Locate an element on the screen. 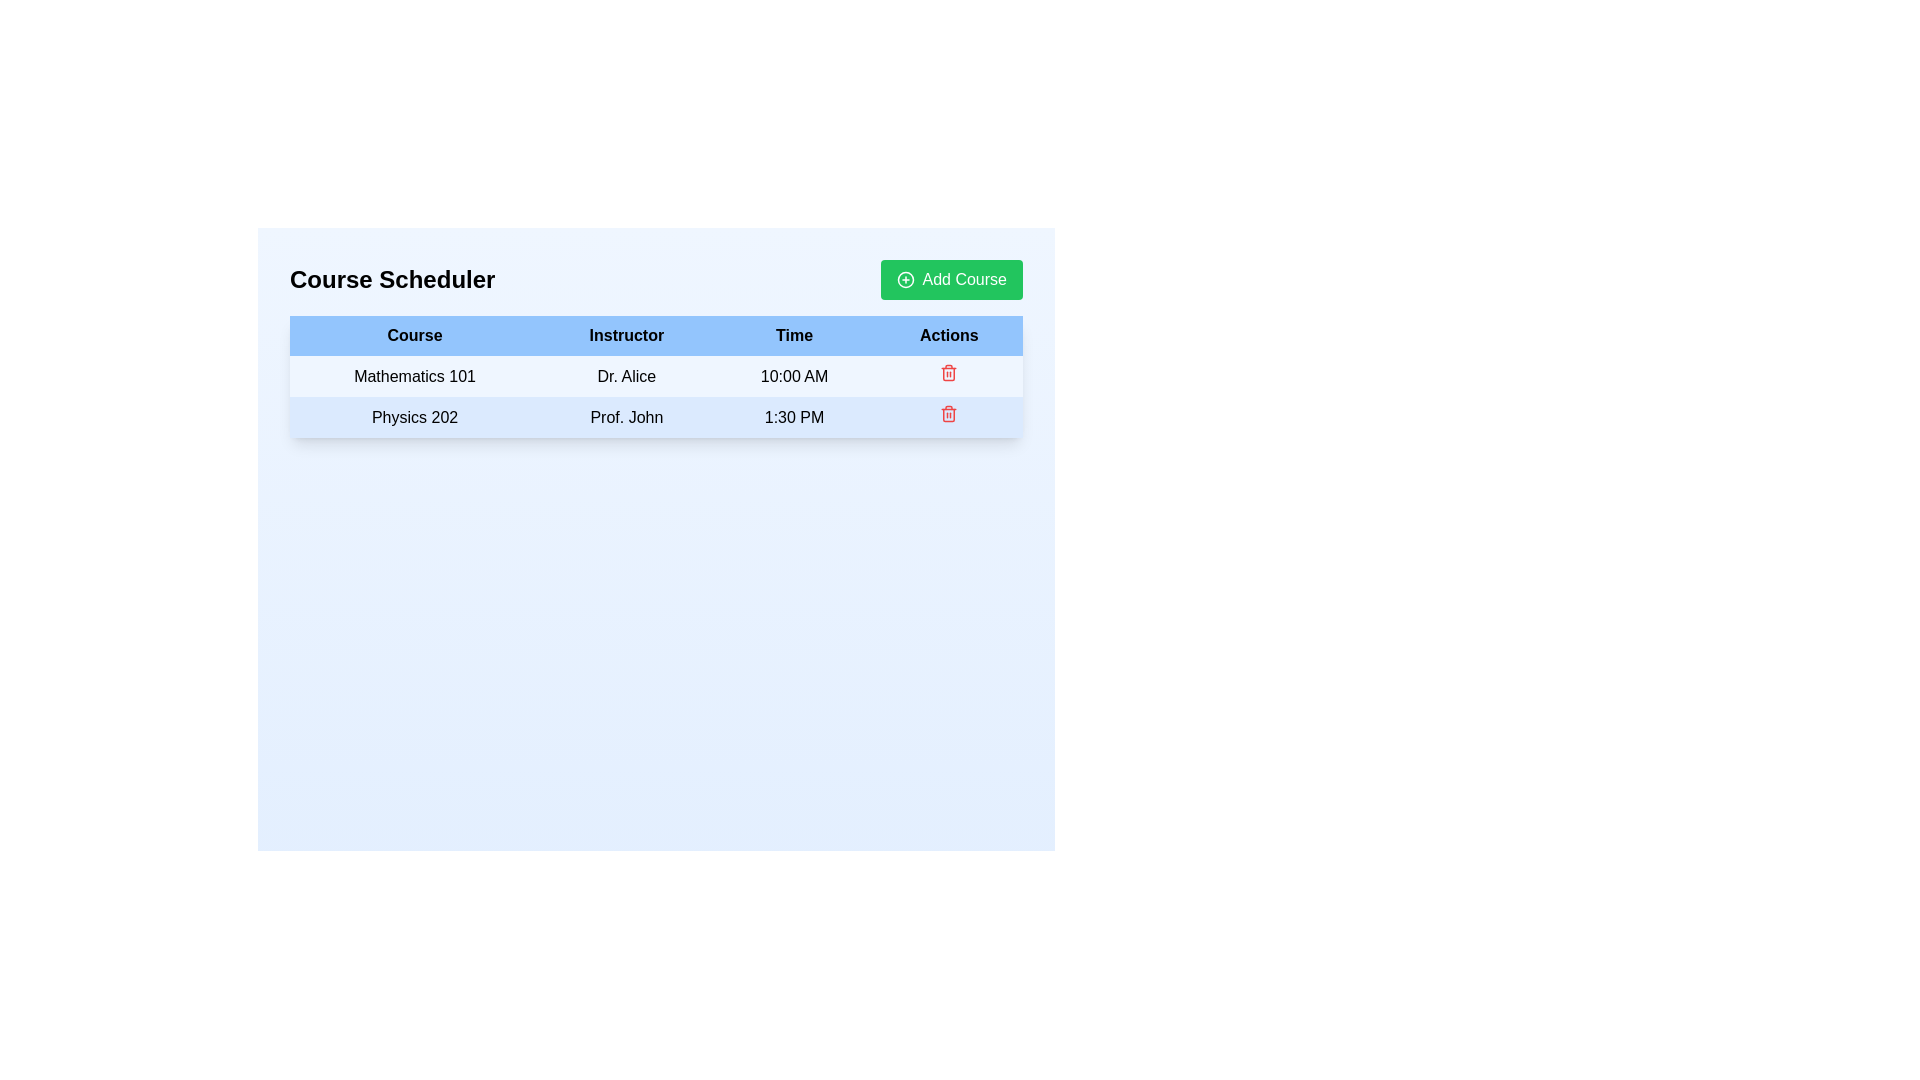  the 'Course Scheduler' text label, which is prominently displayed in bold, large black font on a white background, located at the top-left part of the interface is located at coordinates (392, 280).